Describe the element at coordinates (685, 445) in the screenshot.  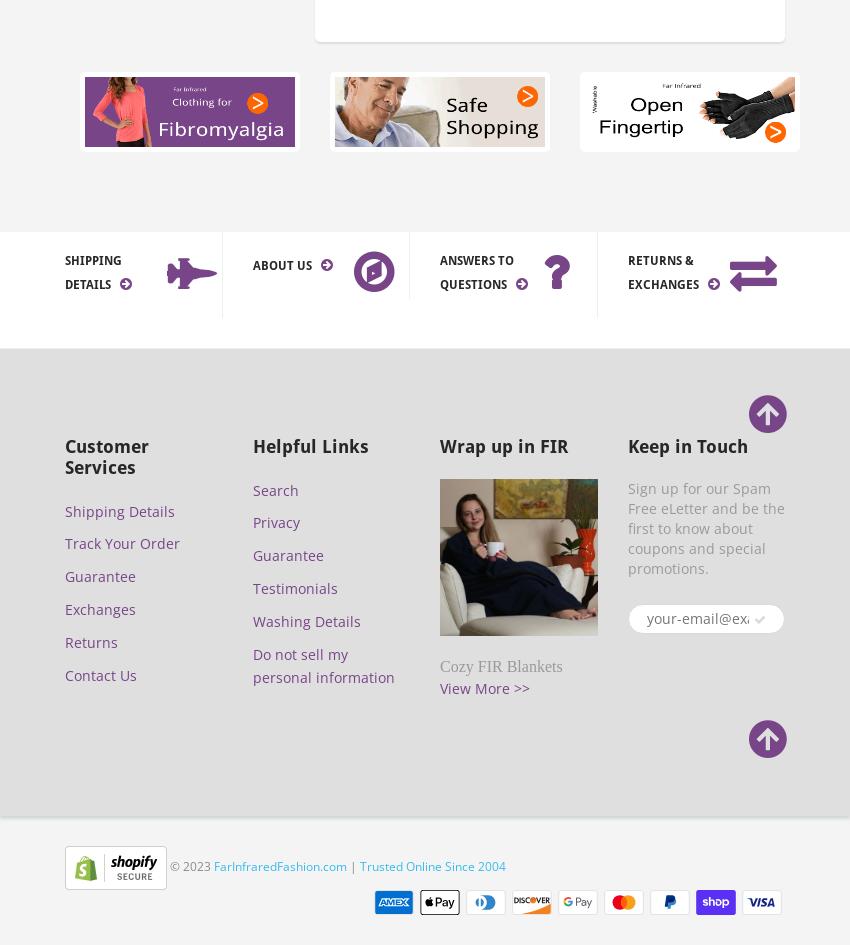
I see `'Keep in Touch'` at that location.